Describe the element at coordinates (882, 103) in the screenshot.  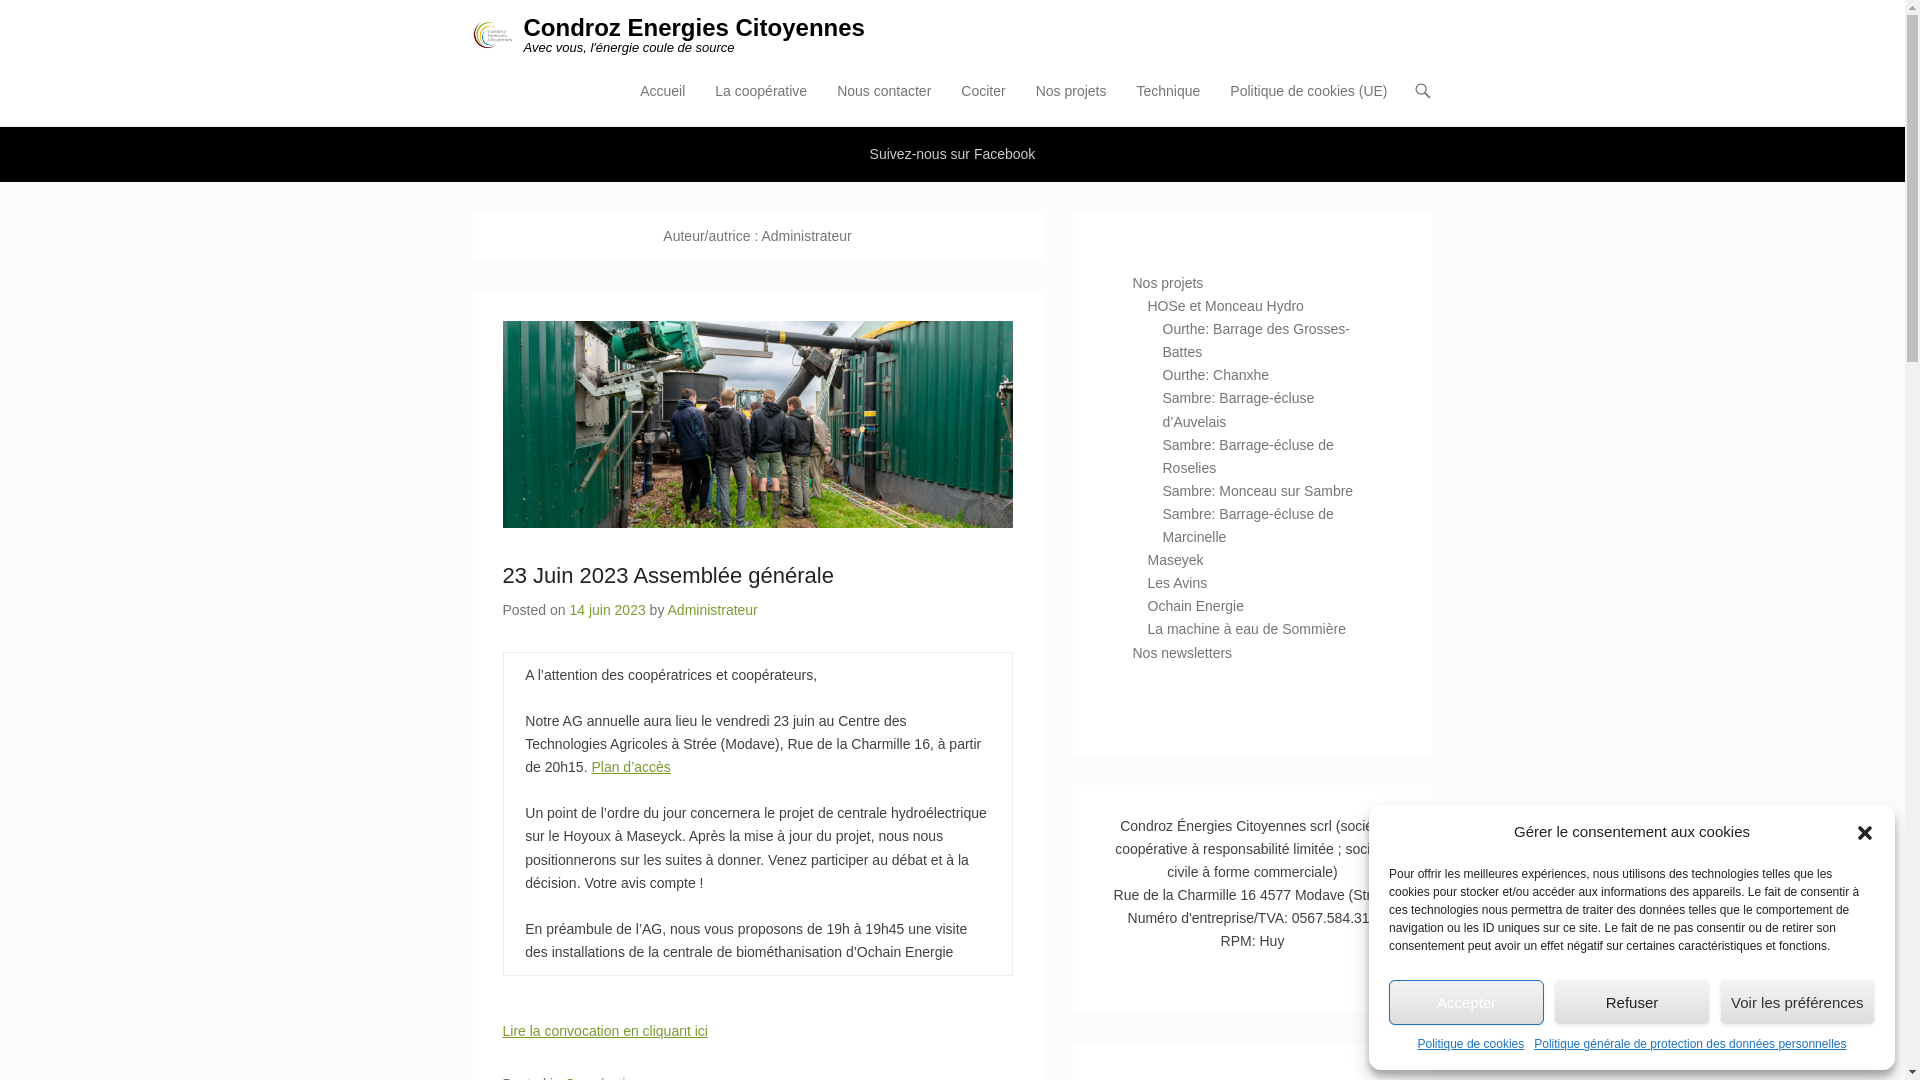
I see `'Nous contacter'` at that location.